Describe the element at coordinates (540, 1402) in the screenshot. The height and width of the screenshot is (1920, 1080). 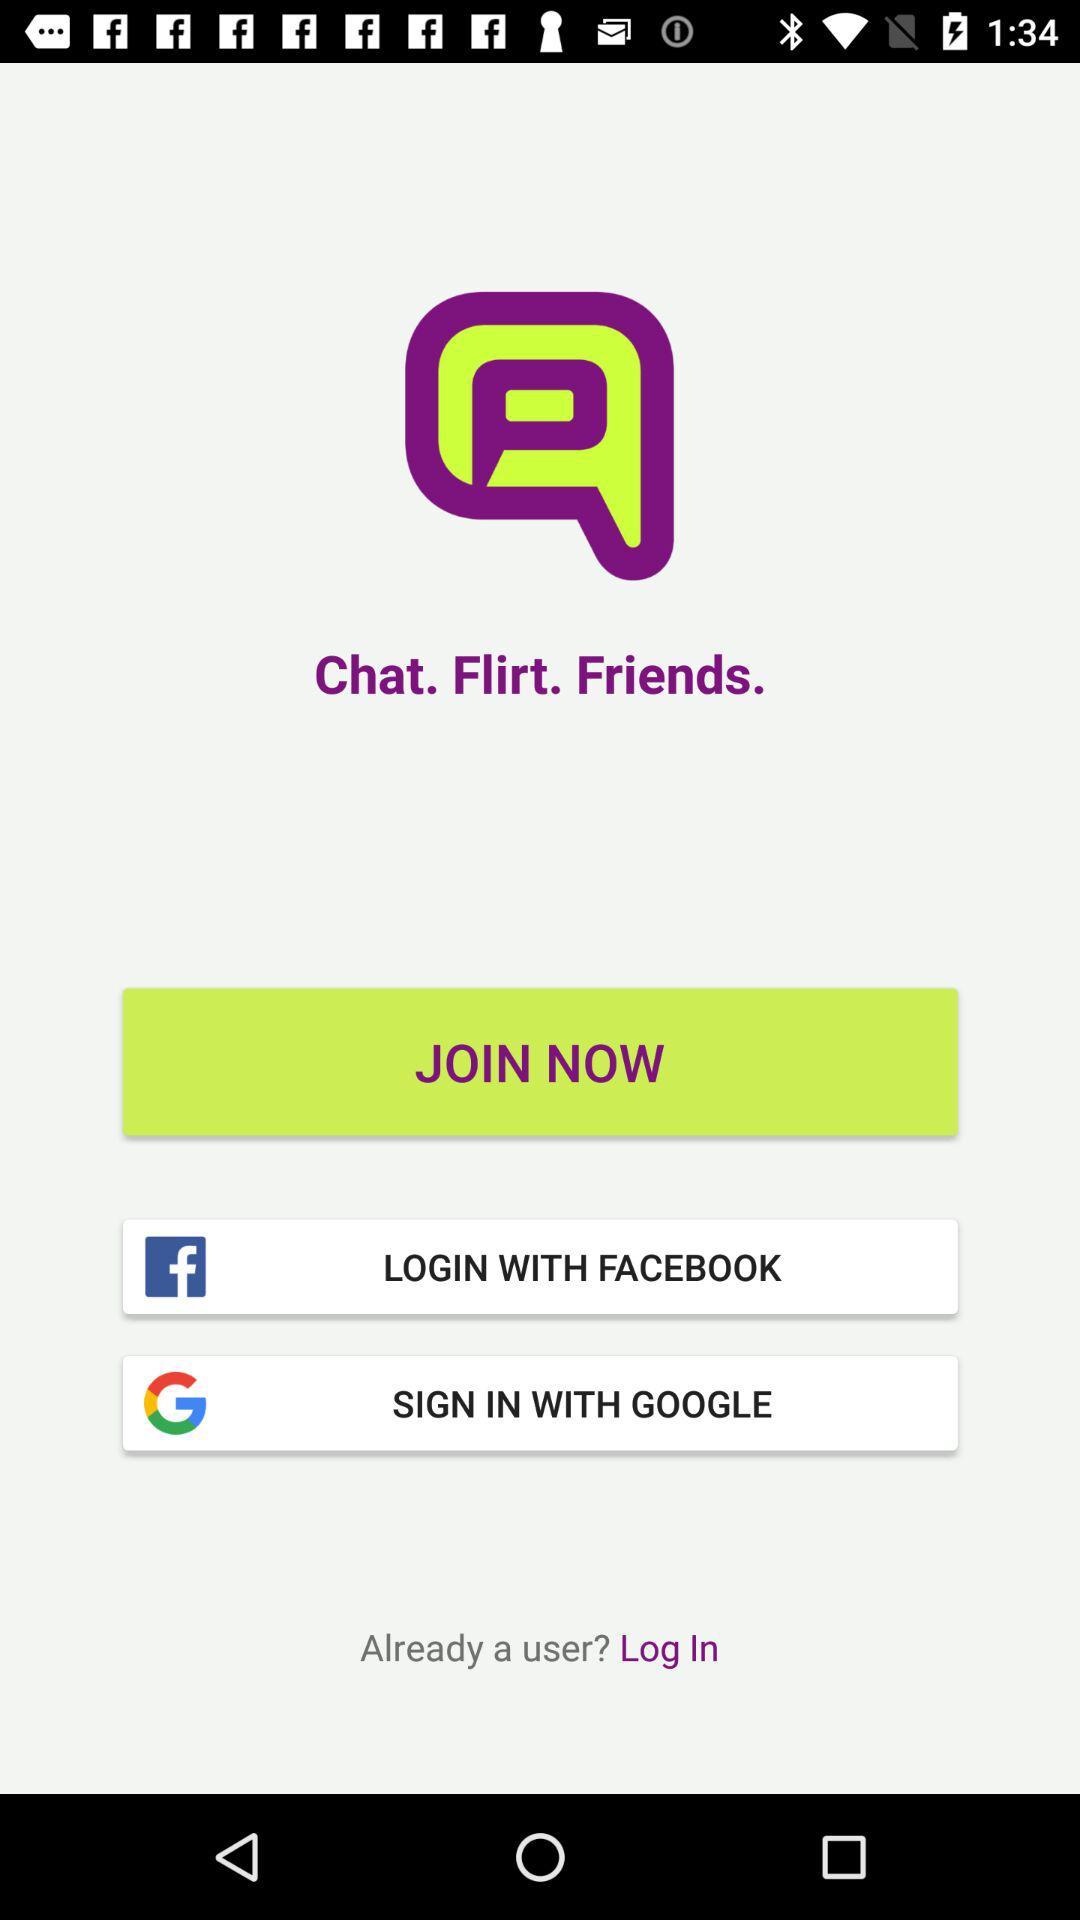
I see `item below login with facebook item` at that location.